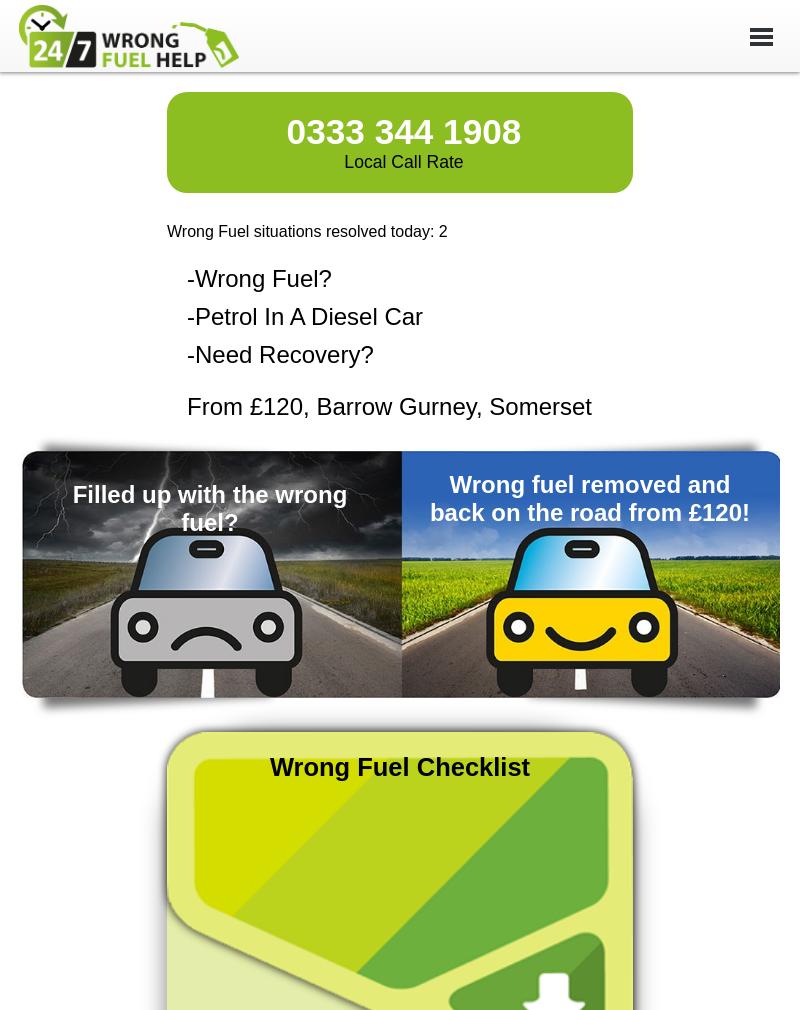 Image resolution: width=800 pixels, height=1010 pixels. I want to click on 'Need Recovery?', so click(284, 354).